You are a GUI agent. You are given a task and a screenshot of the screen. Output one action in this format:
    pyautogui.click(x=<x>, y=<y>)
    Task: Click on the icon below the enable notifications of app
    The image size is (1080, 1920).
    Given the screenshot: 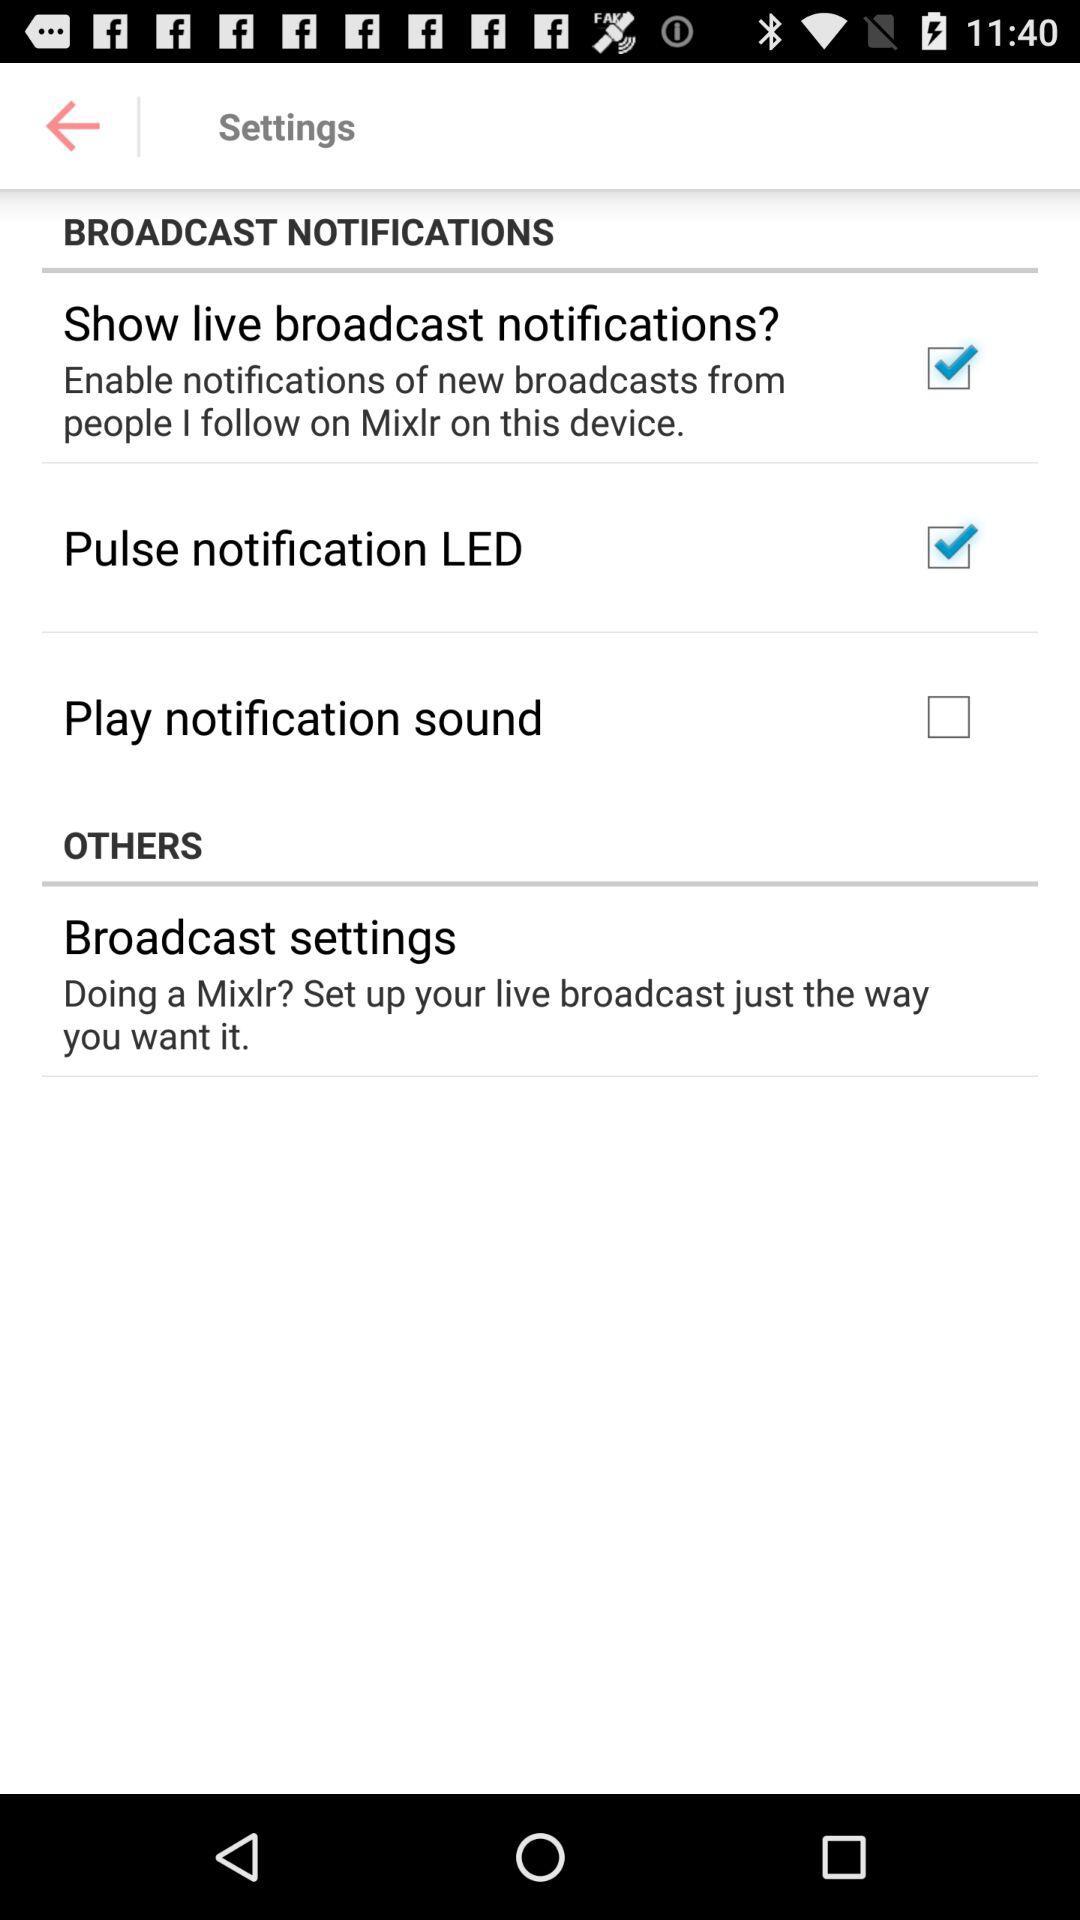 What is the action you would take?
    pyautogui.click(x=293, y=547)
    